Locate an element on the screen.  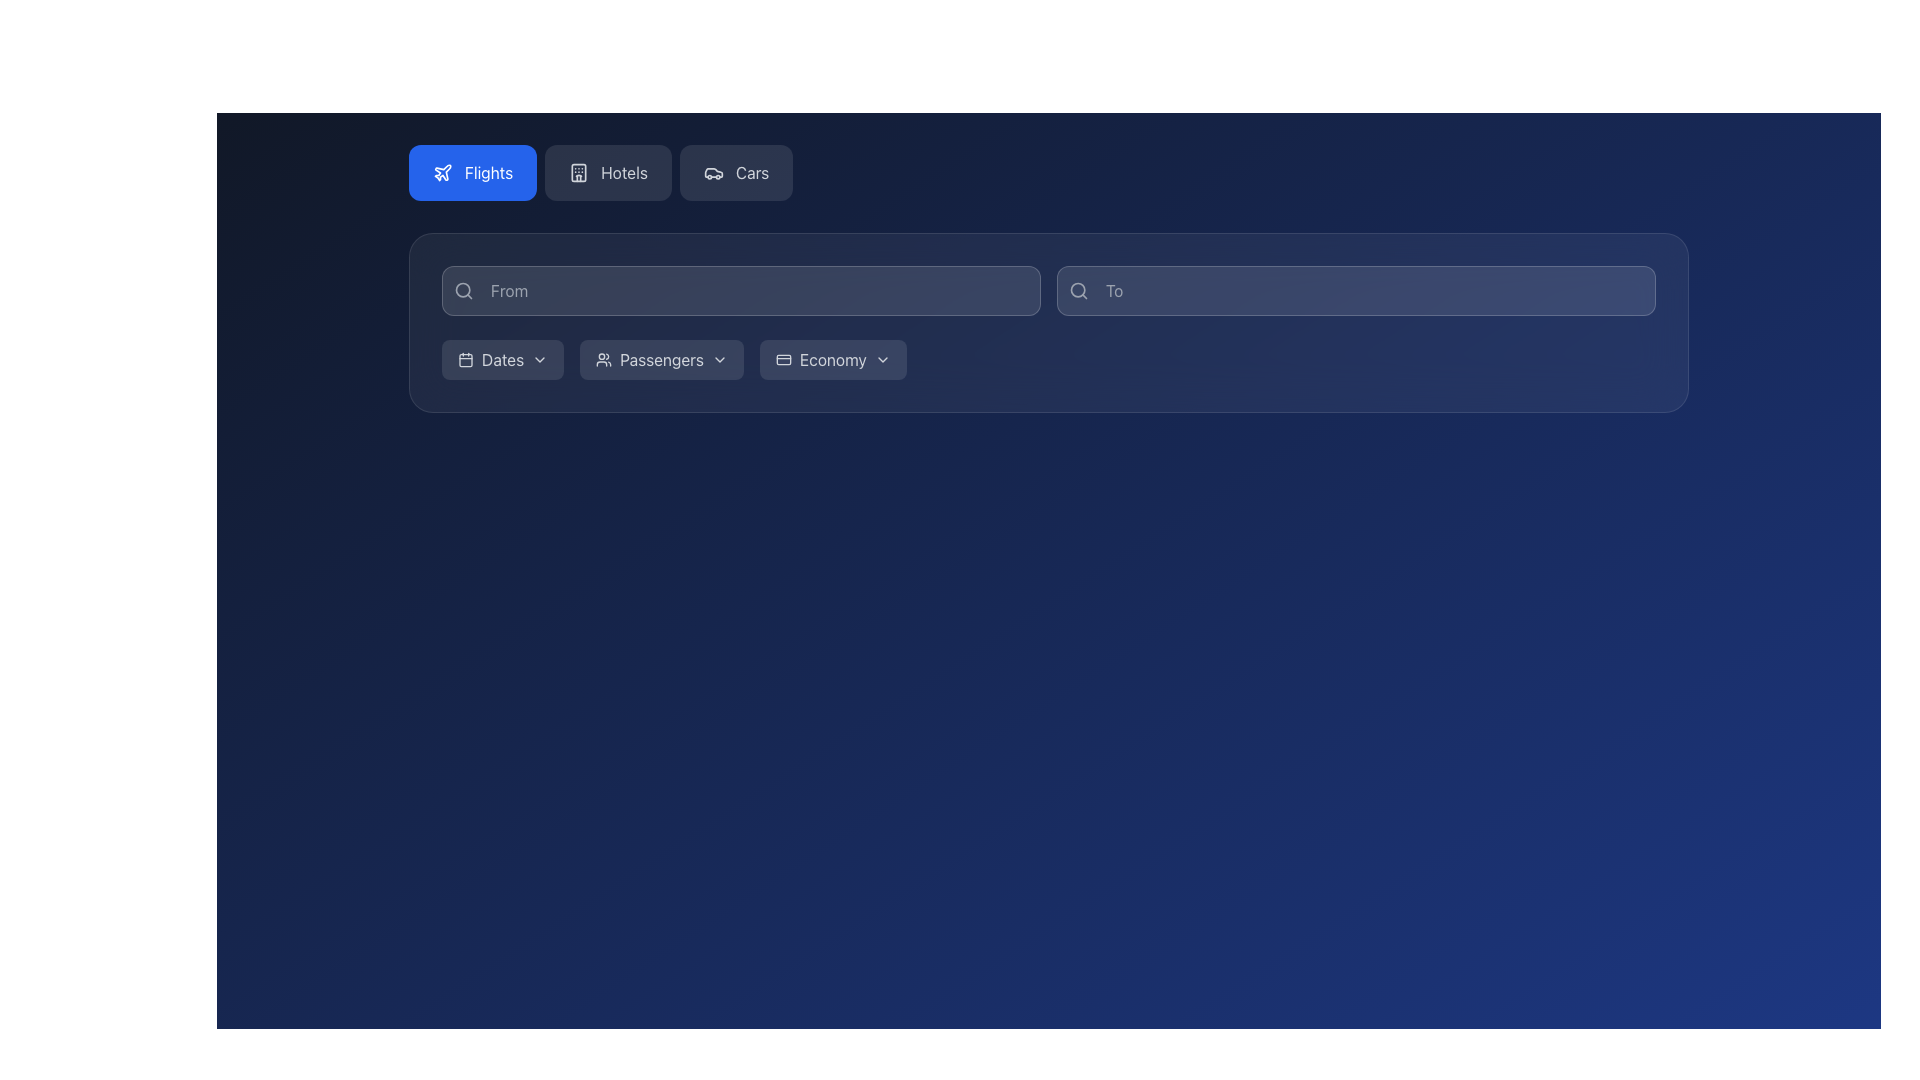
the 'Passengers' label within the dropdown button is located at coordinates (662, 358).